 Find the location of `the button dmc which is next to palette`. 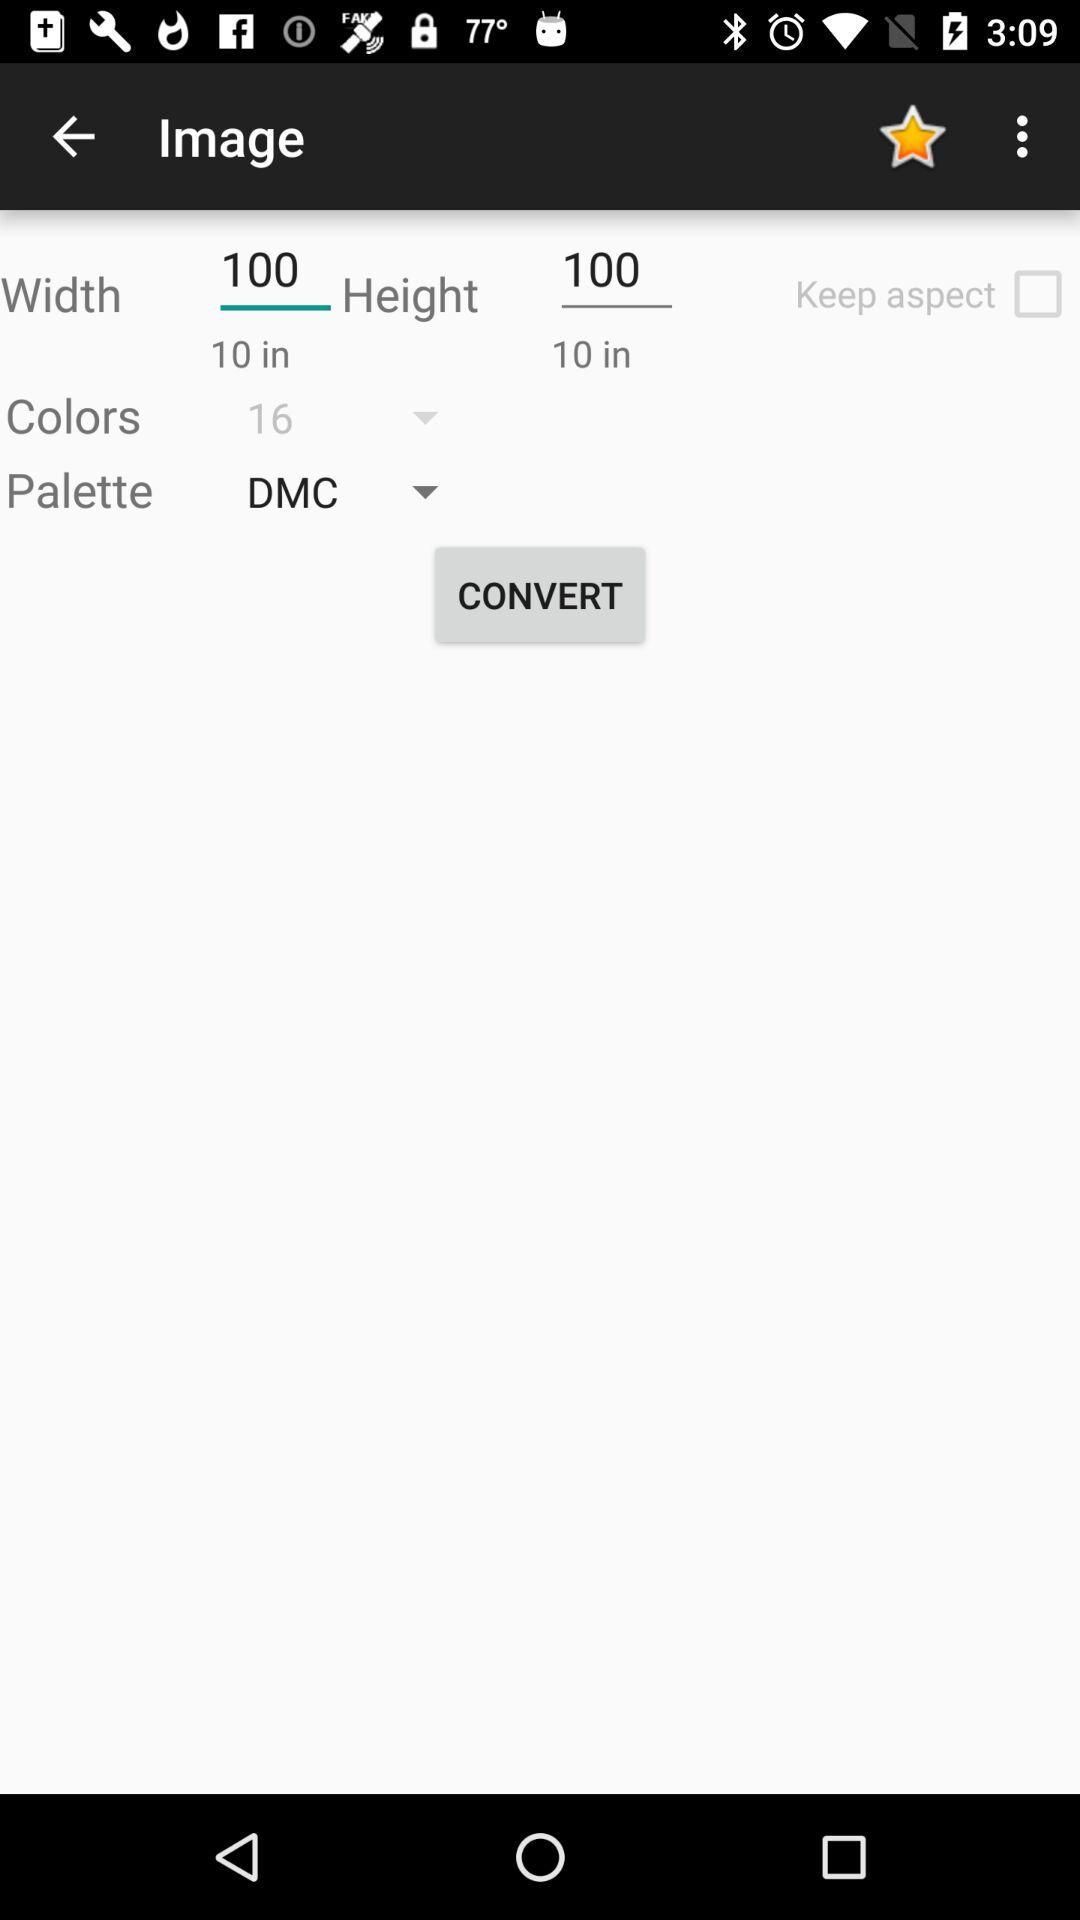

the button dmc which is next to palette is located at coordinates (356, 491).